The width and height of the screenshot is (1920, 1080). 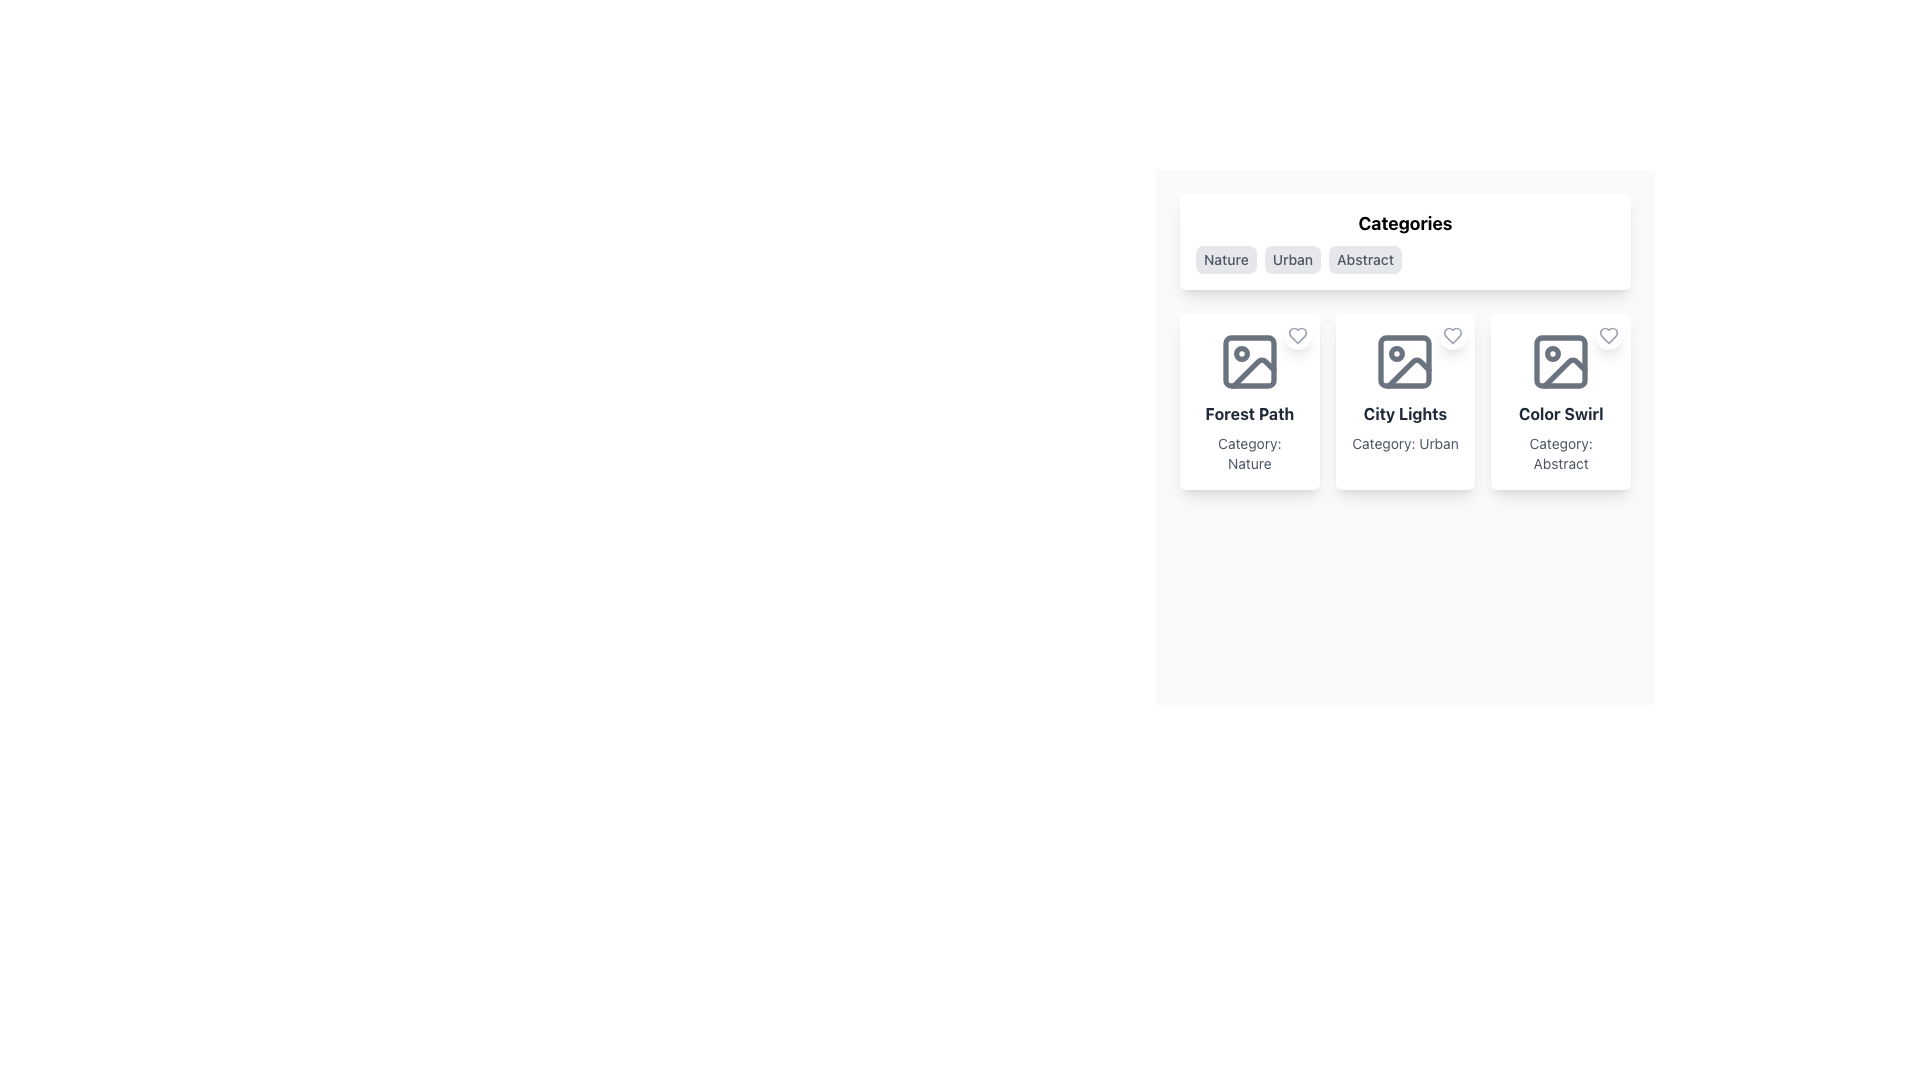 What do you see at coordinates (1404, 362) in the screenshot?
I see `the decorative graphic element of the 'City Lights' card icon, which is centrally positioned within the card and contributes to its visual representation` at bounding box center [1404, 362].